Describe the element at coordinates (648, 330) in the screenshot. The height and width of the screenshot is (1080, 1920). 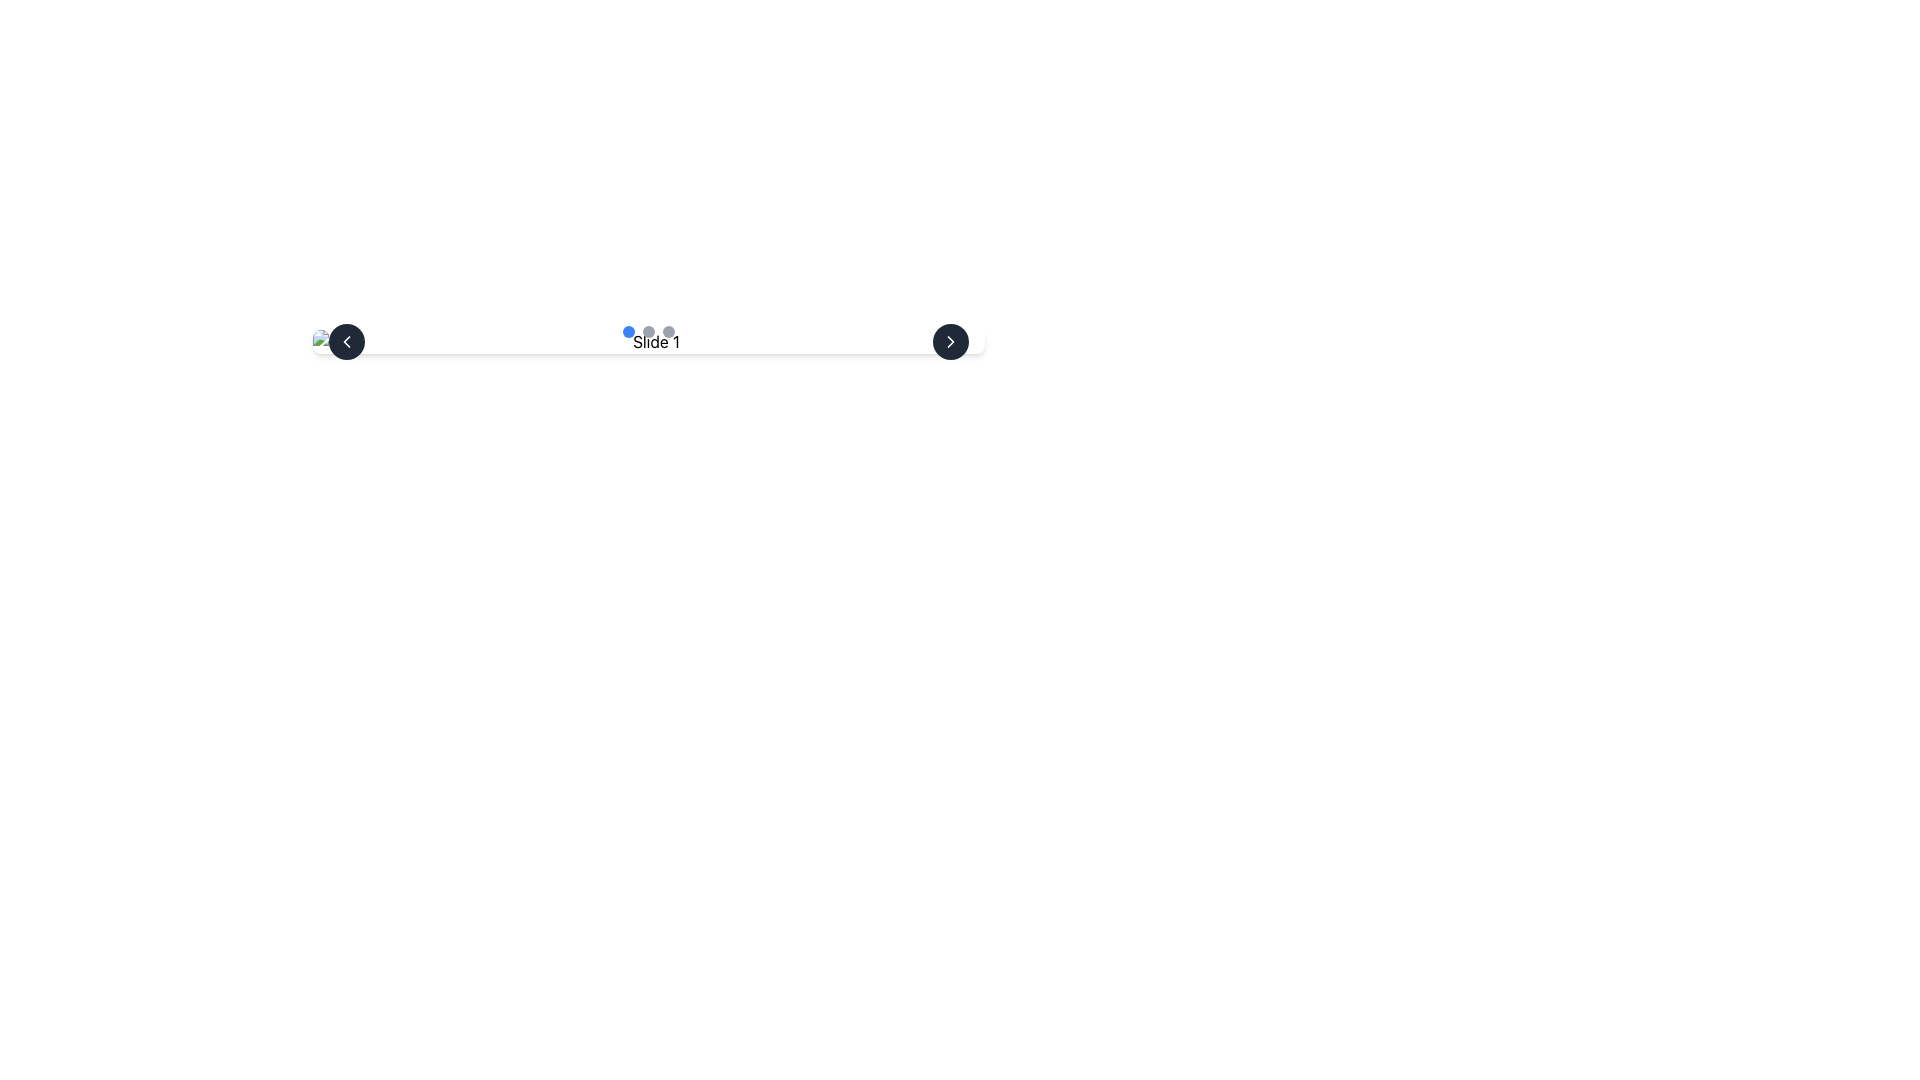
I see `the second navigation dot in the carousel` at that location.